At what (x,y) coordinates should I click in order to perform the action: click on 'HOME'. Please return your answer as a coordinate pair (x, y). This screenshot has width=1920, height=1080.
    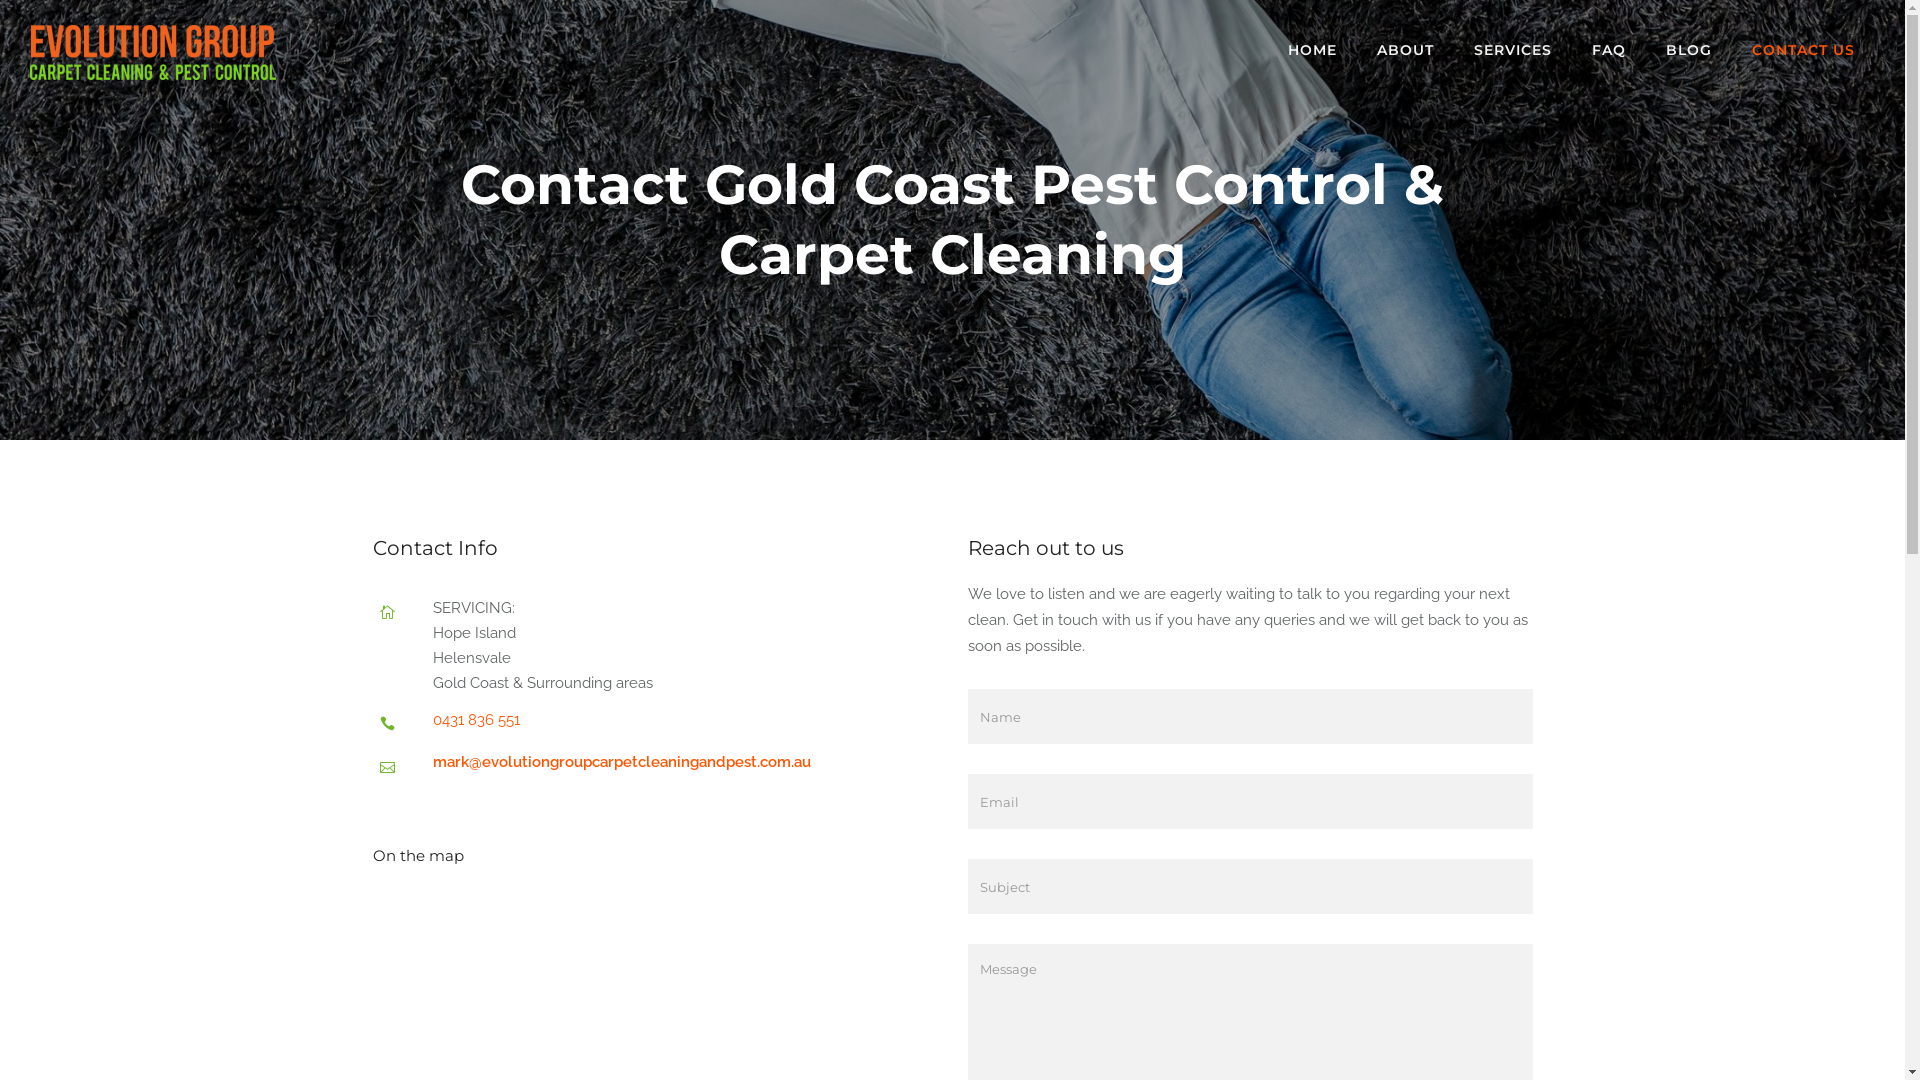
    Looking at the image, I should click on (1312, 49).